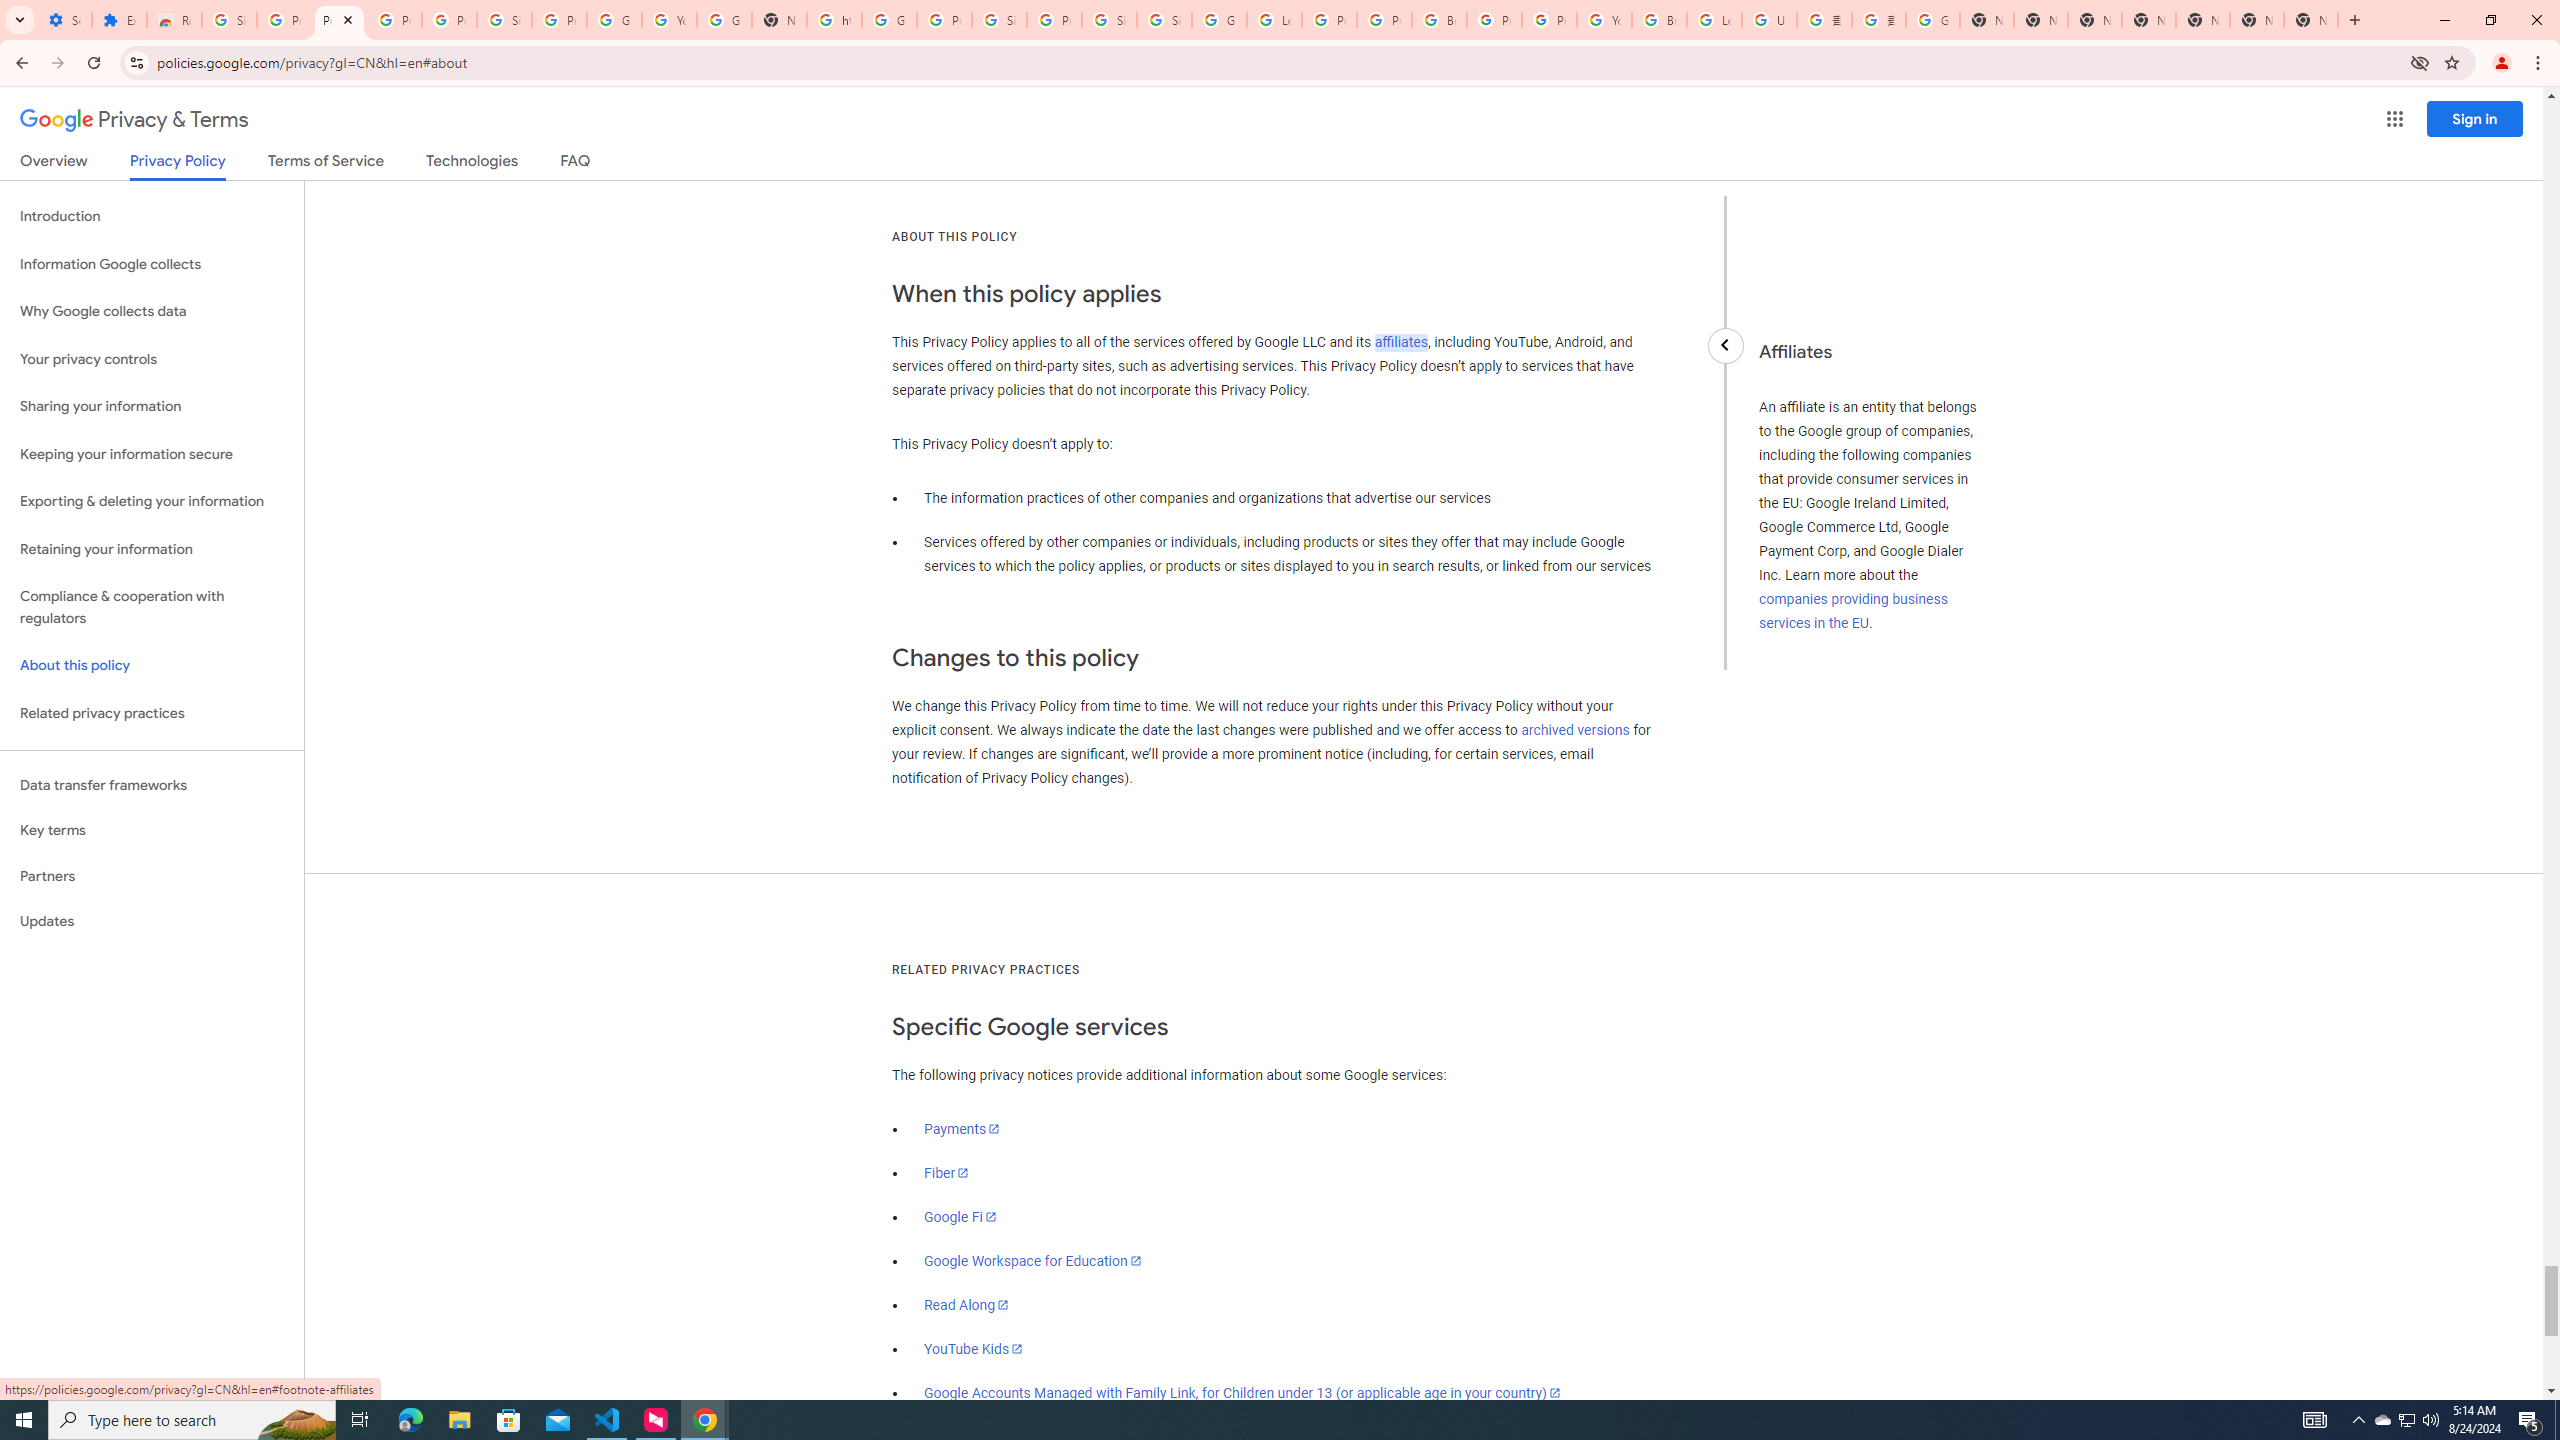  What do you see at coordinates (151, 712) in the screenshot?
I see `'Related privacy practices'` at bounding box center [151, 712].